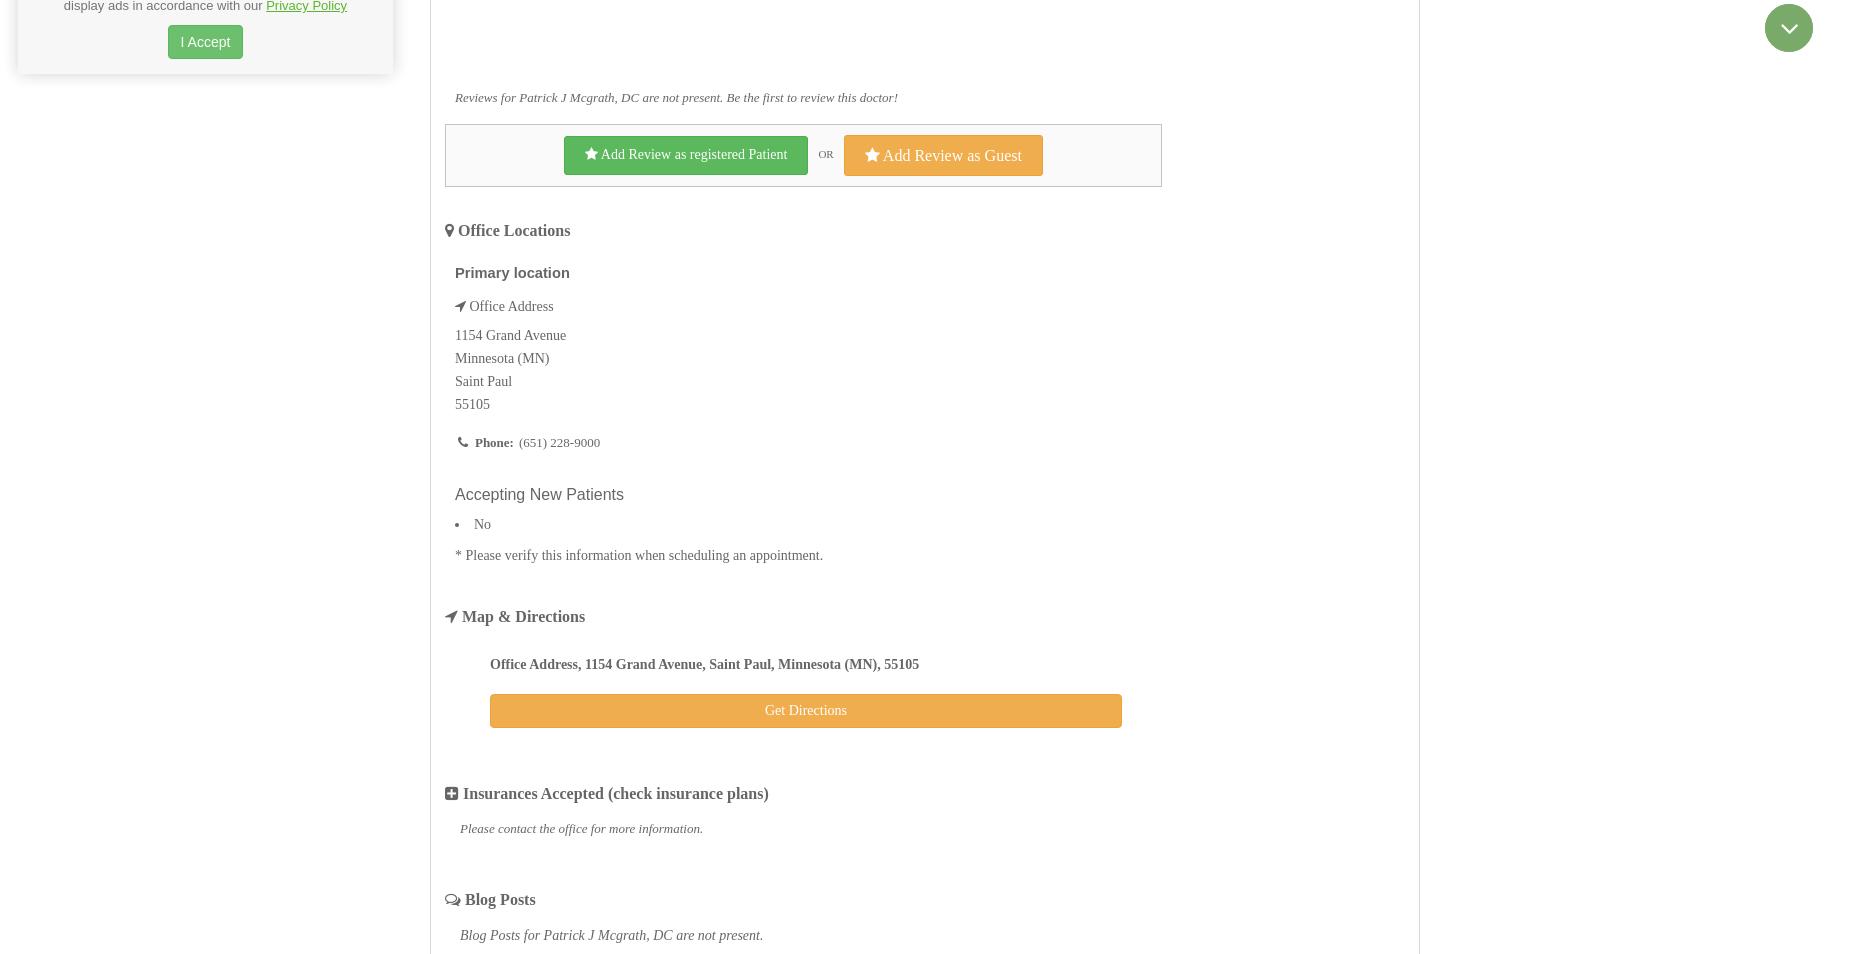 This screenshot has height=954, width=1850. What do you see at coordinates (472, 404) in the screenshot?
I see `'55105'` at bounding box center [472, 404].